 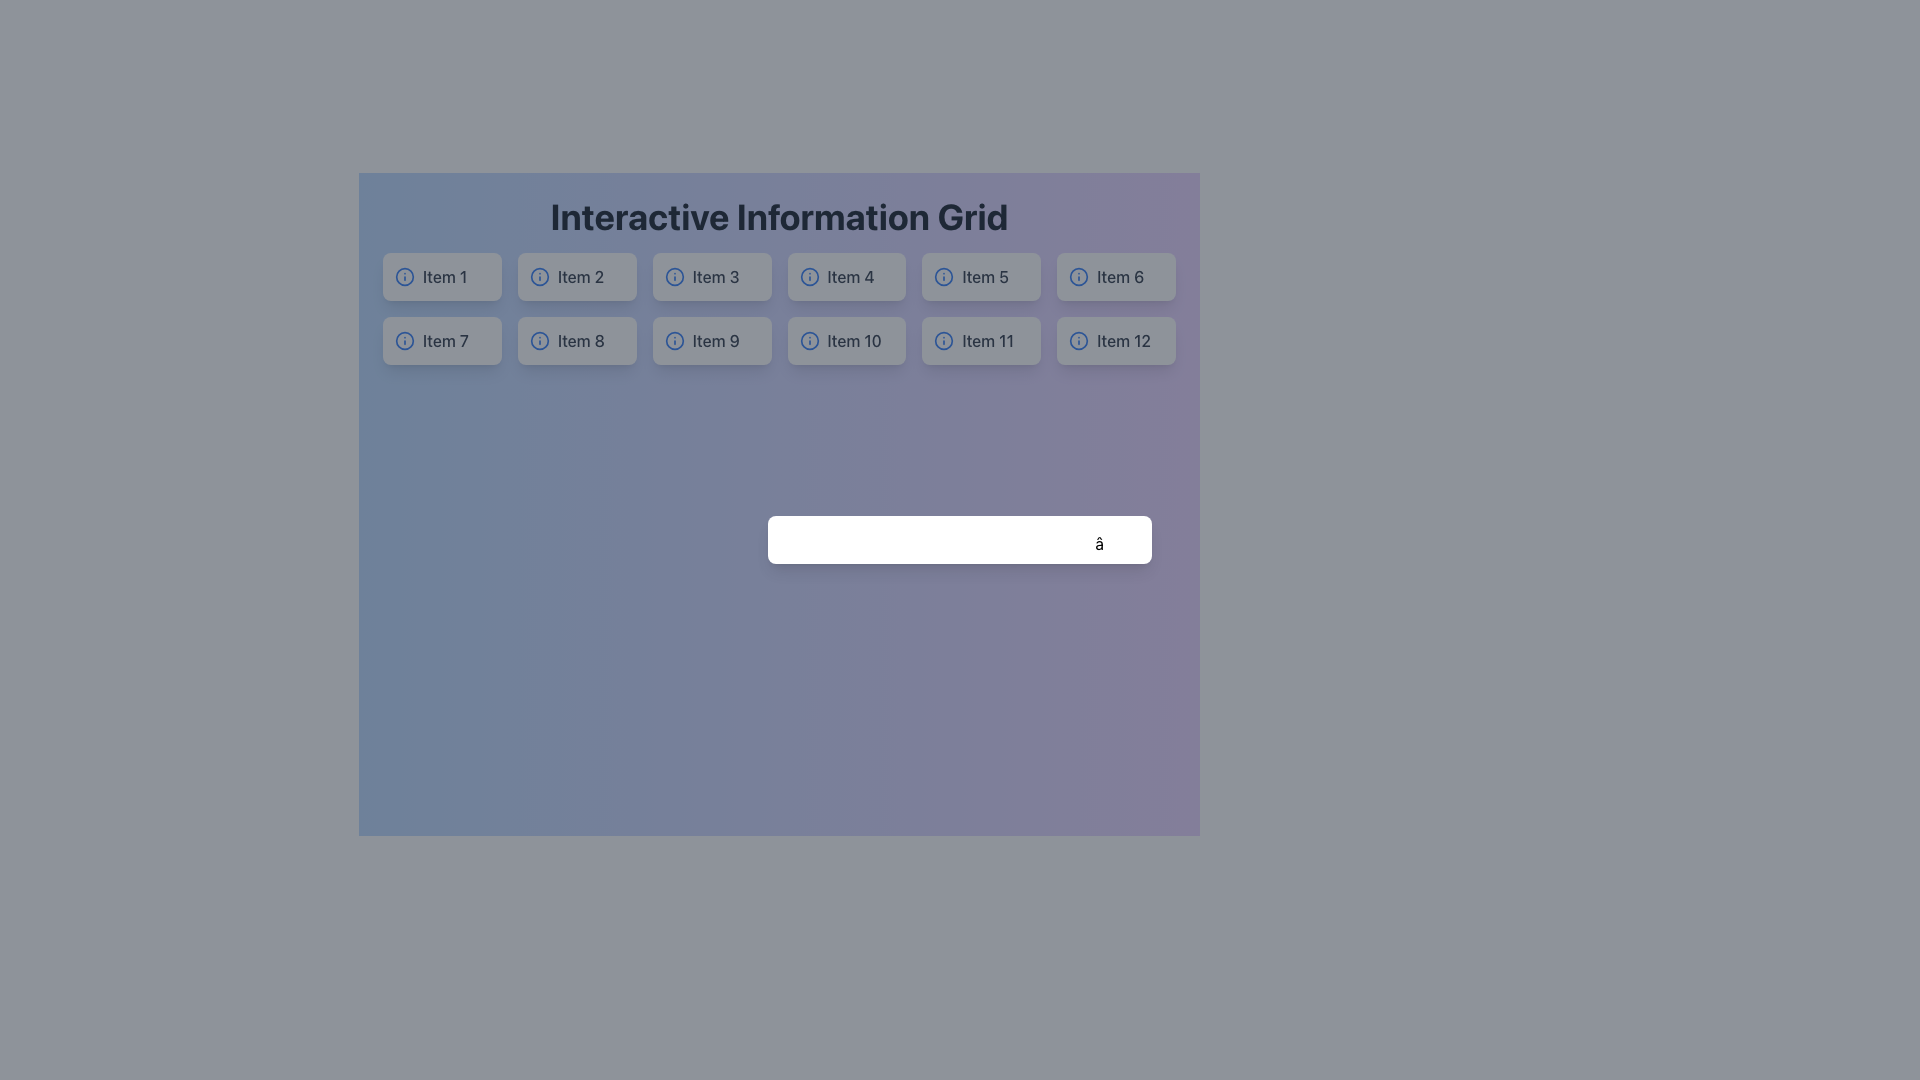 What do you see at coordinates (716, 339) in the screenshot?
I see `the text label displaying 'Item 9' which is styled with medium-weight dark gray text, located in the second row, third column of the grid layout` at bounding box center [716, 339].